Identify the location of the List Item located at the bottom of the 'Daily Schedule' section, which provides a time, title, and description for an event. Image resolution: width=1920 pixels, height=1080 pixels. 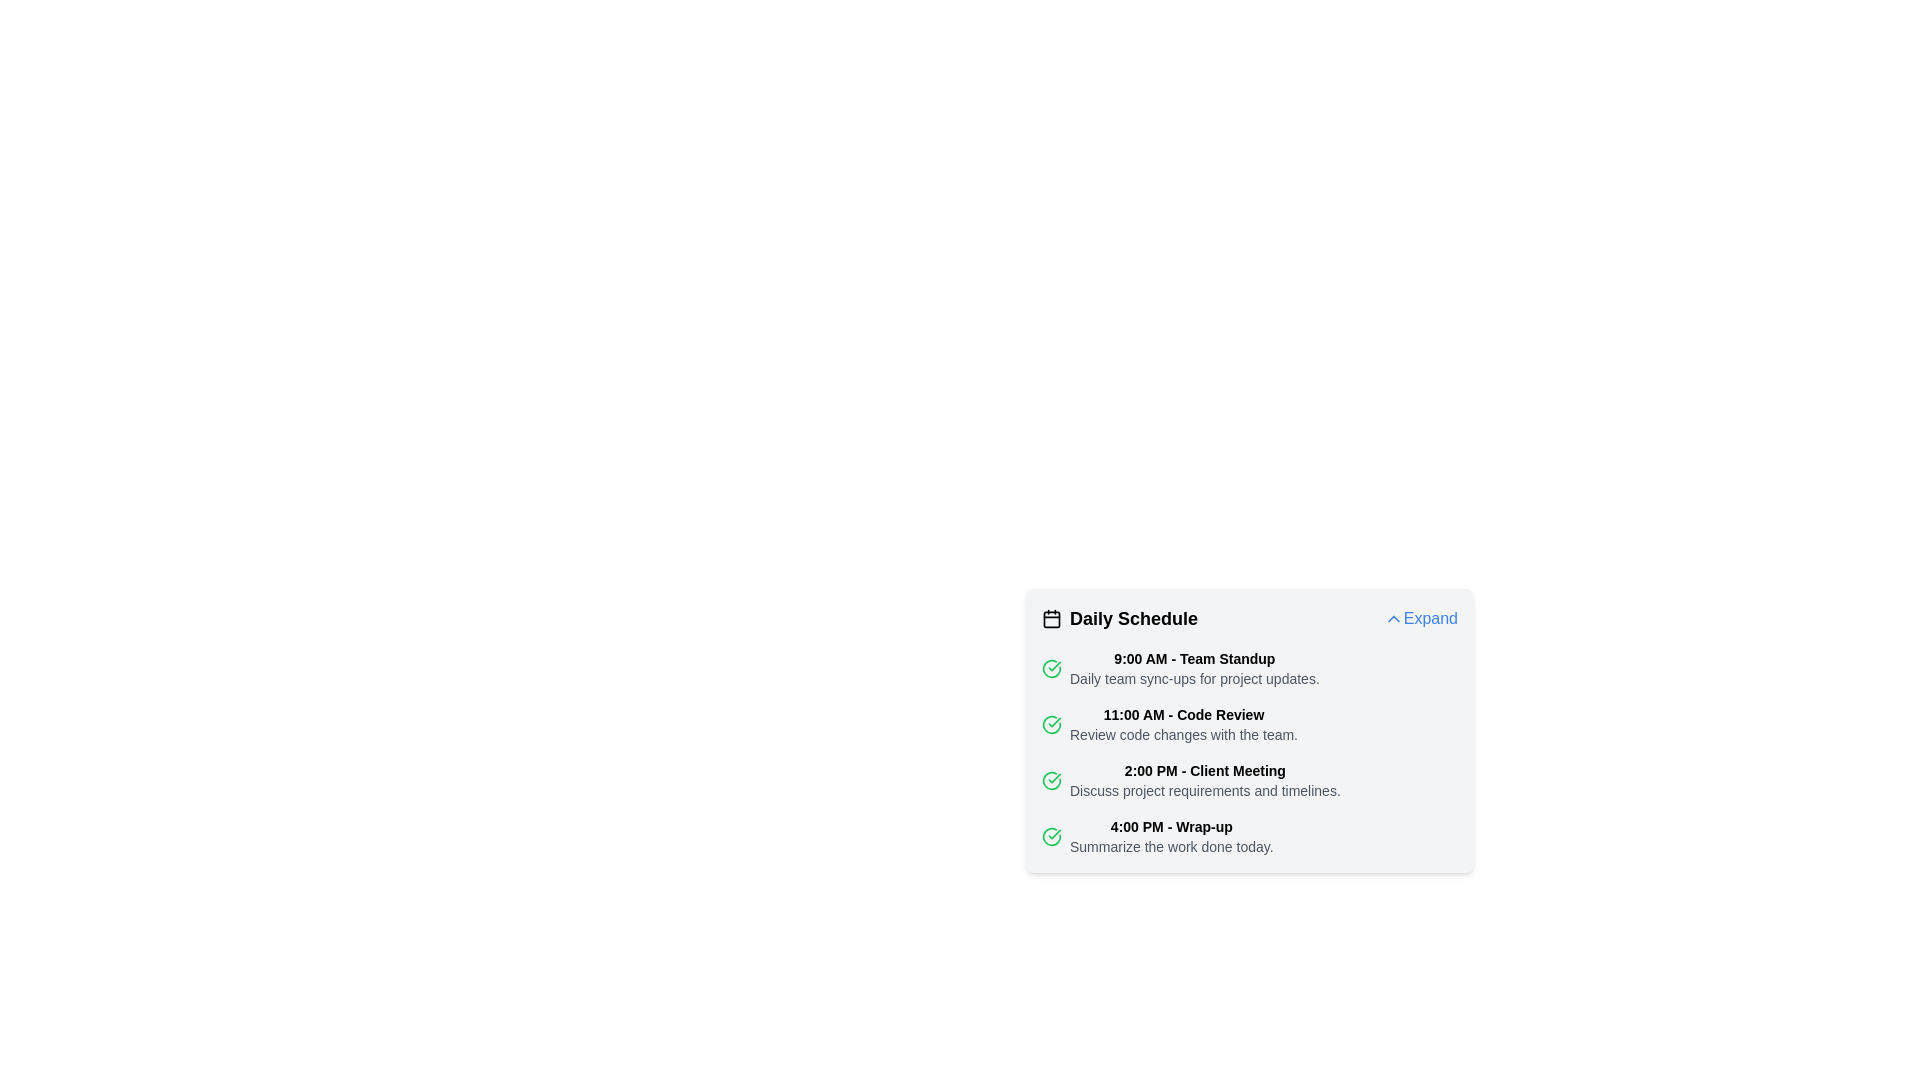
(1248, 837).